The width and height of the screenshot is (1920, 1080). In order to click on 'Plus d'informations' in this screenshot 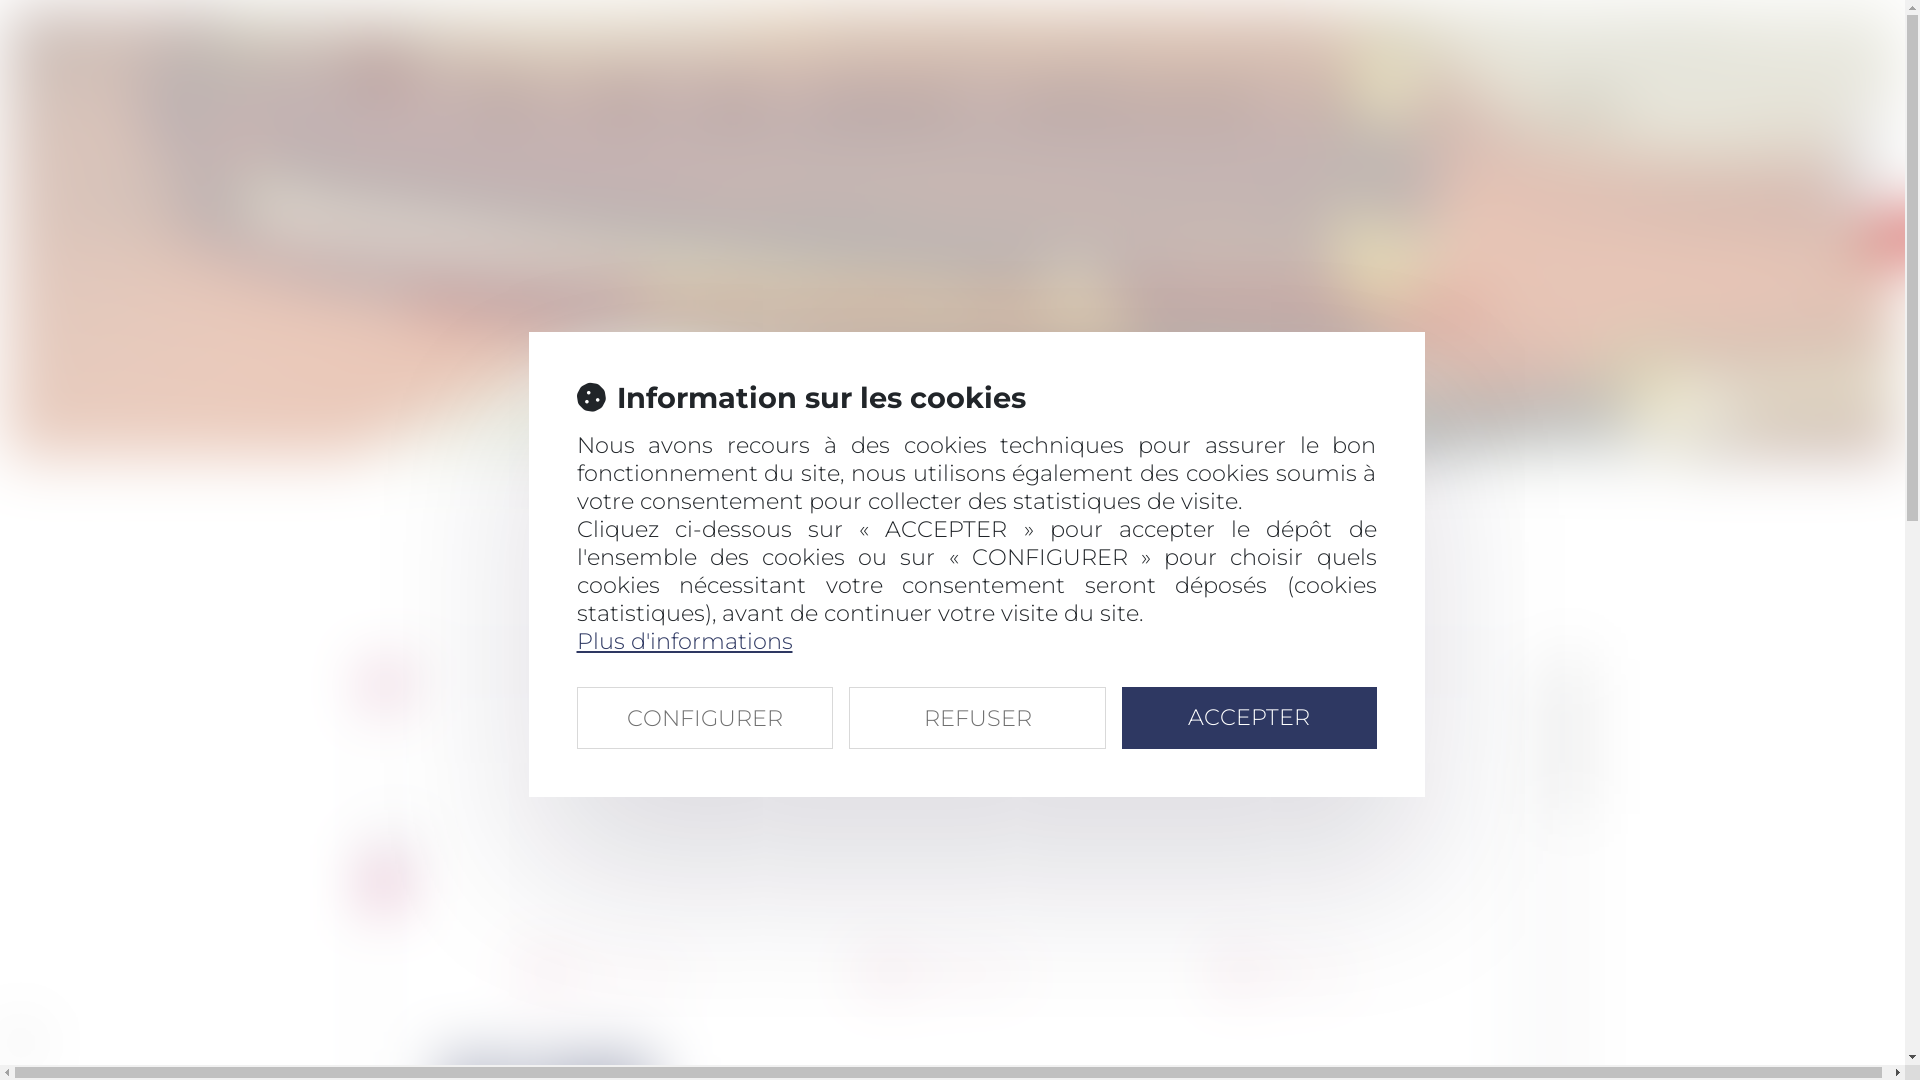, I will do `click(575, 640)`.